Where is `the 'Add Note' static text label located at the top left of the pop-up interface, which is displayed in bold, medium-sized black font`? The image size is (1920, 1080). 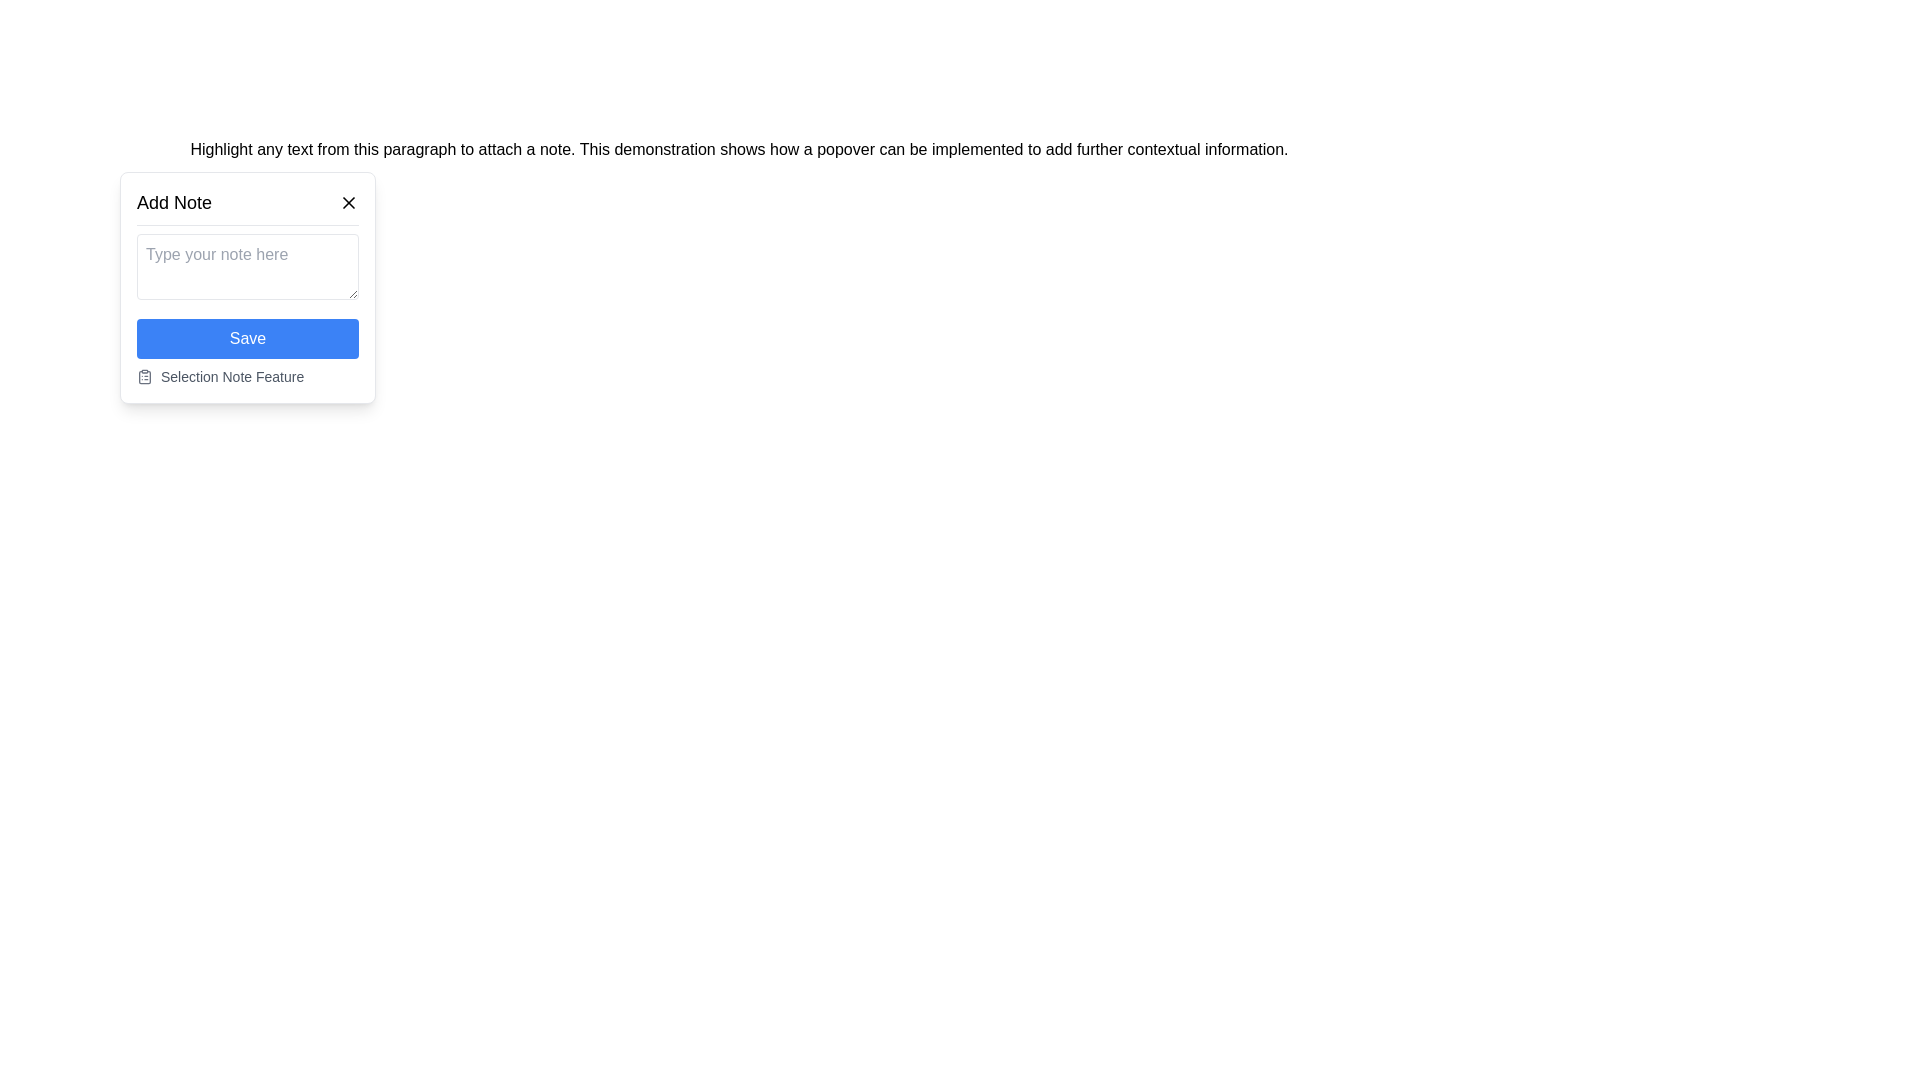 the 'Add Note' static text label located at the top left of the pop-up interface, which is displayed in bold, medium-sized black font is located at coordinates (174, 203).